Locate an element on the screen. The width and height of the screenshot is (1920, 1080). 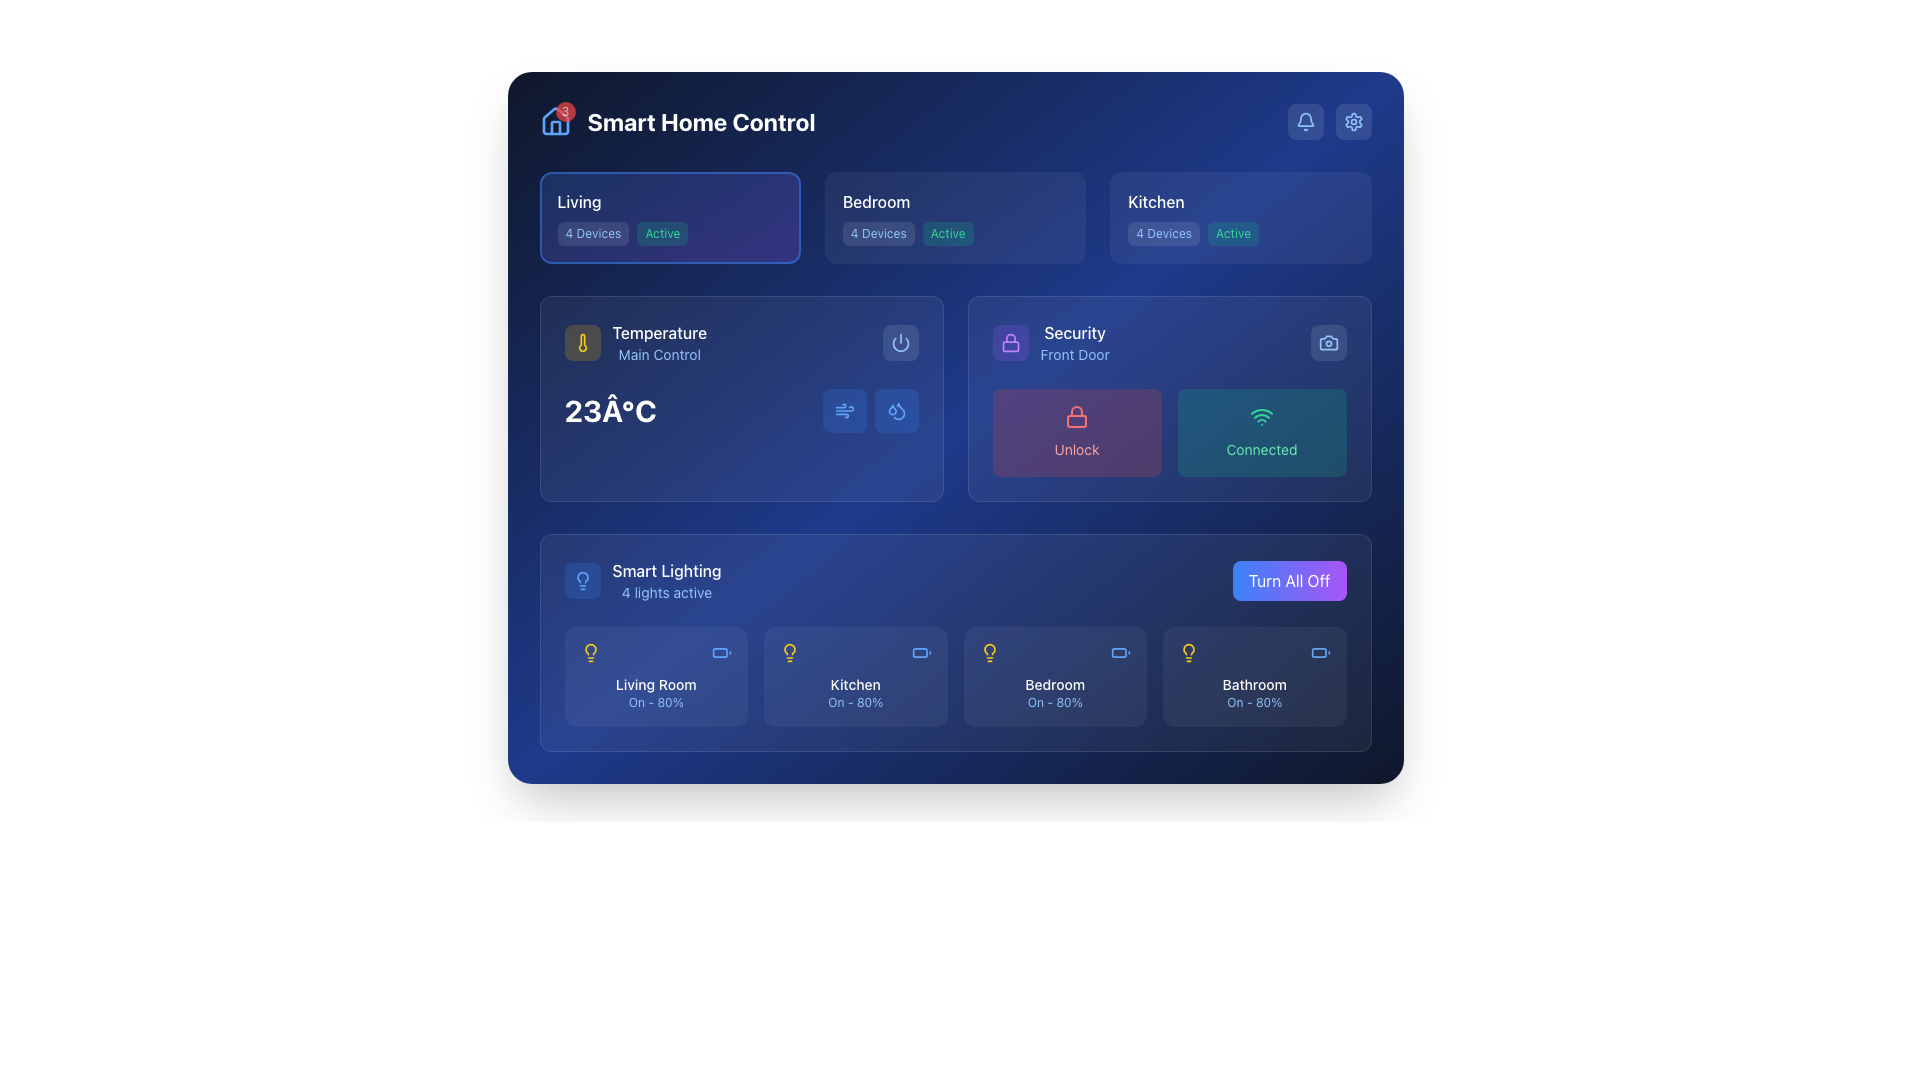
the lightbulb and battery icons in the icon group located in the middle portion of the 'Bedroom' card for information is located at coordinates (1054, 652).